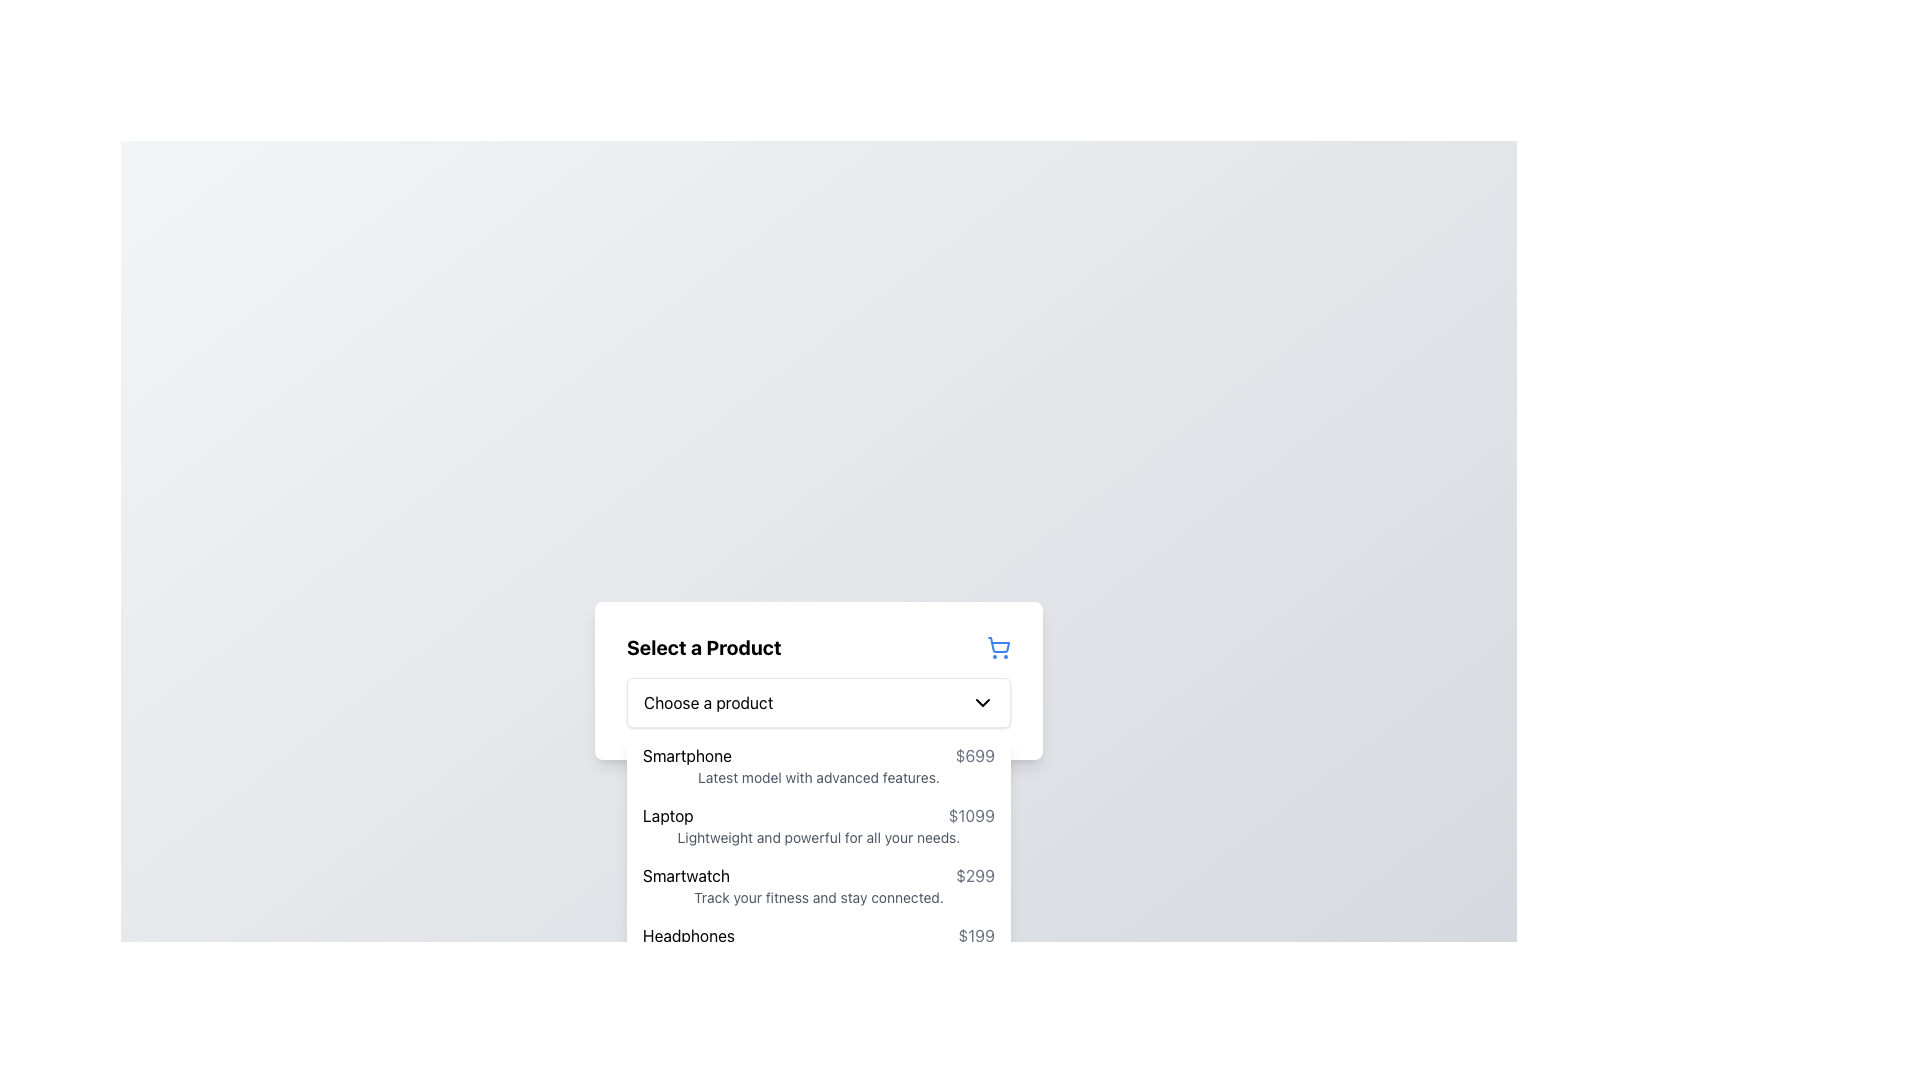 This screenshot has height=1080, width=1920. Describe the element at coordinates (819, 701) in the screenshot. I see `the dropdown menu labeled 'Choose a product' located centrally within the white rectangular card box below the title 'Select a Product'` at that location.